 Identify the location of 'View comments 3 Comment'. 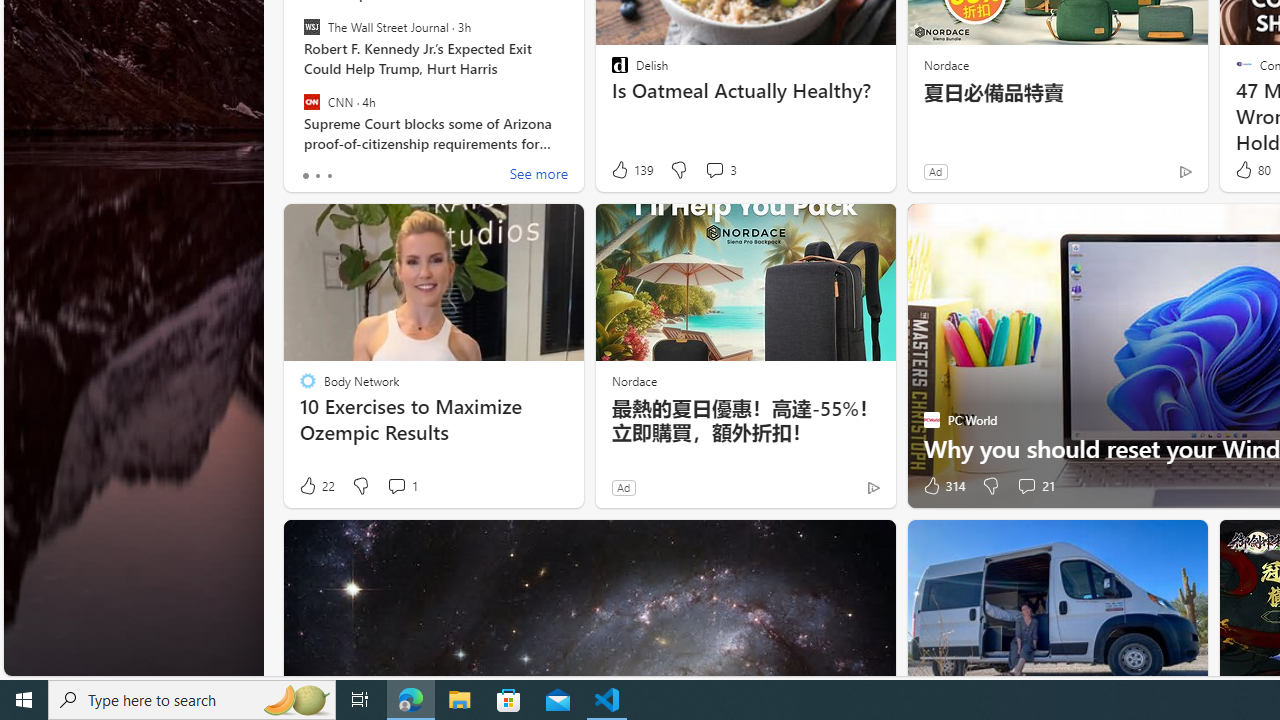
(714, 168).